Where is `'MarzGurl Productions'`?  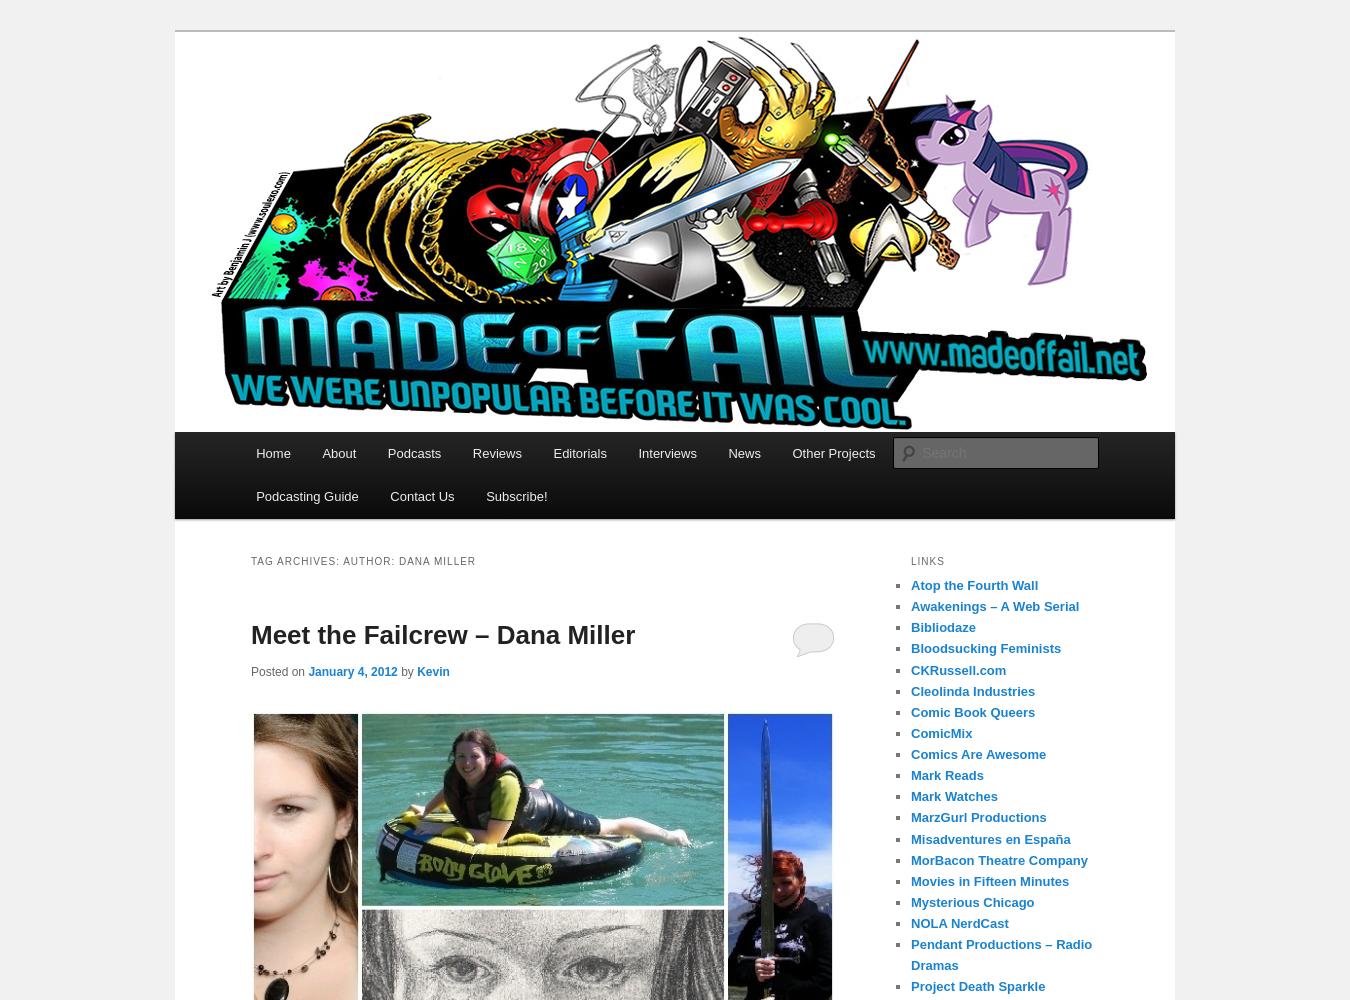 'MarzGurl Productions' is located at coordinates (977, 816).